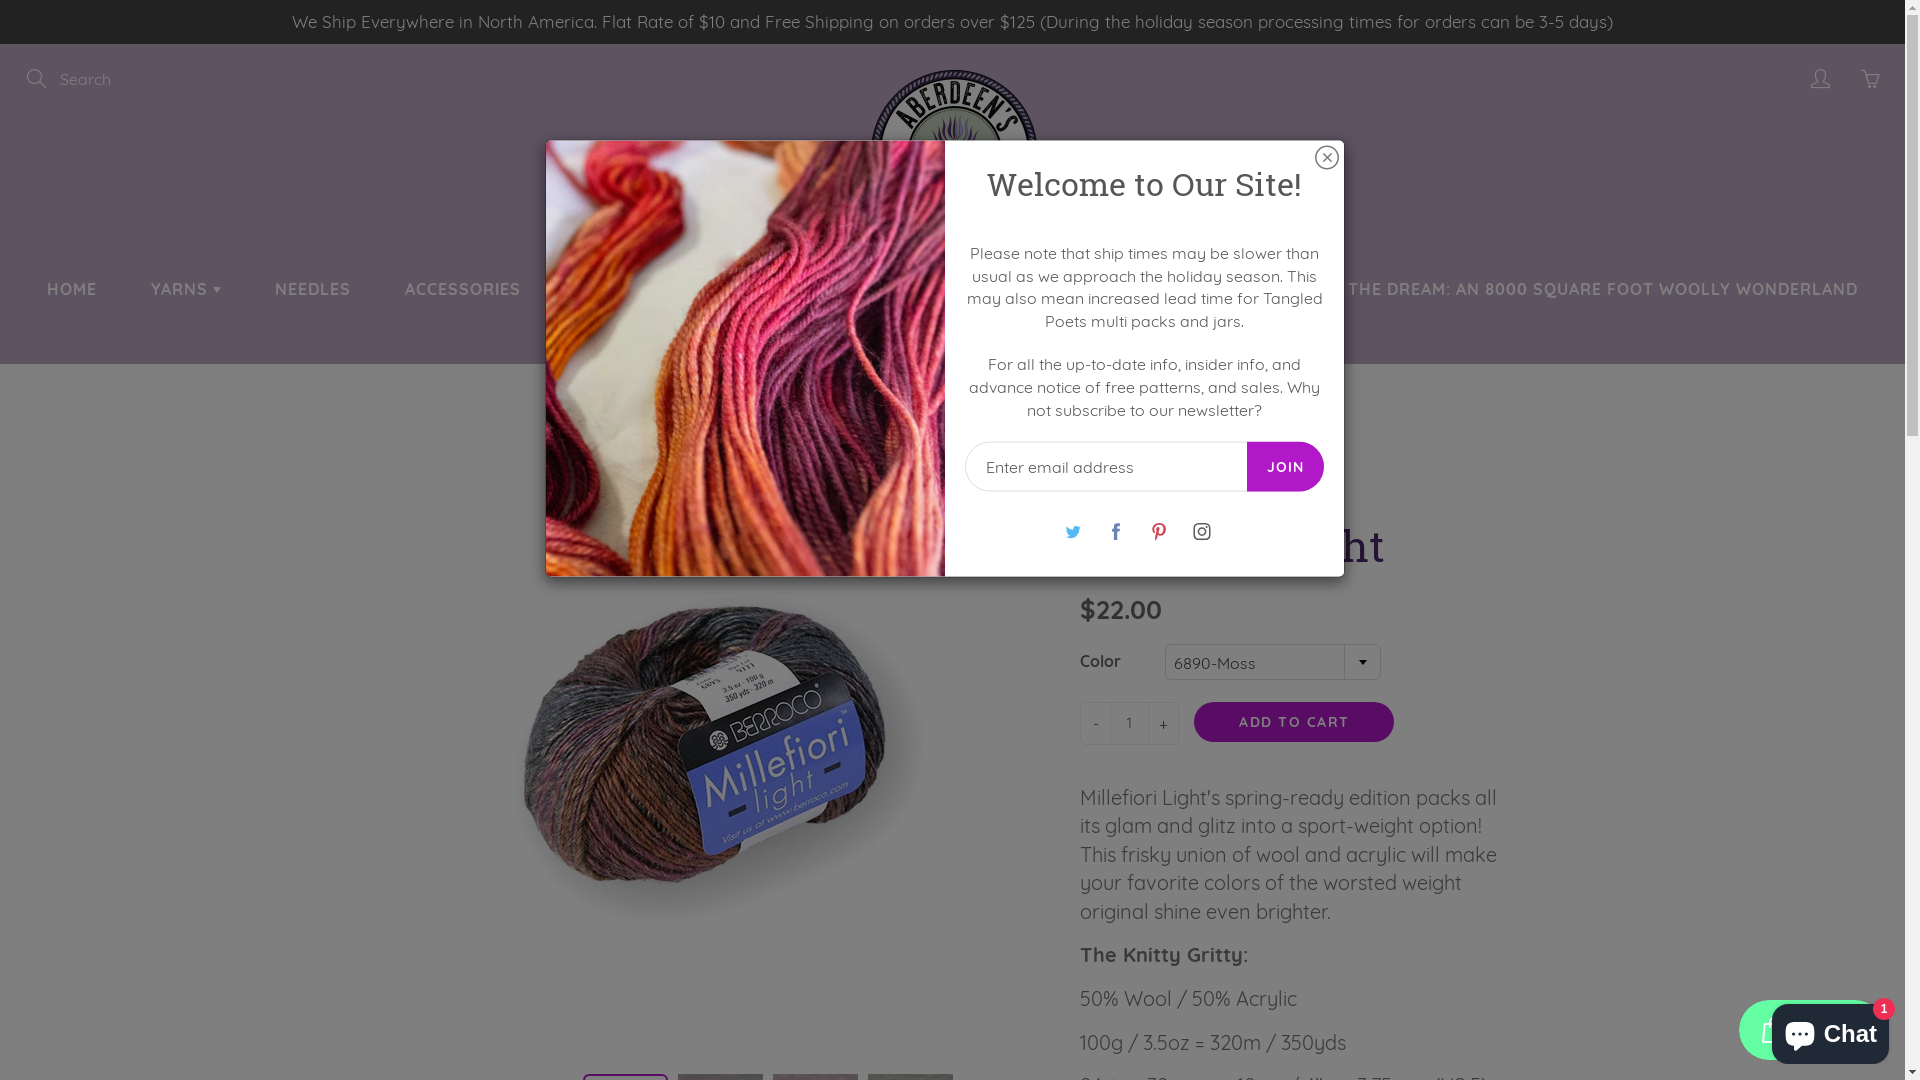 The width and height of the screenshot is (1920, 1080). What do you see at coordinates (971, 289) in the screenshot?
I see `'NEWS'` at bounding box center [971, 289].